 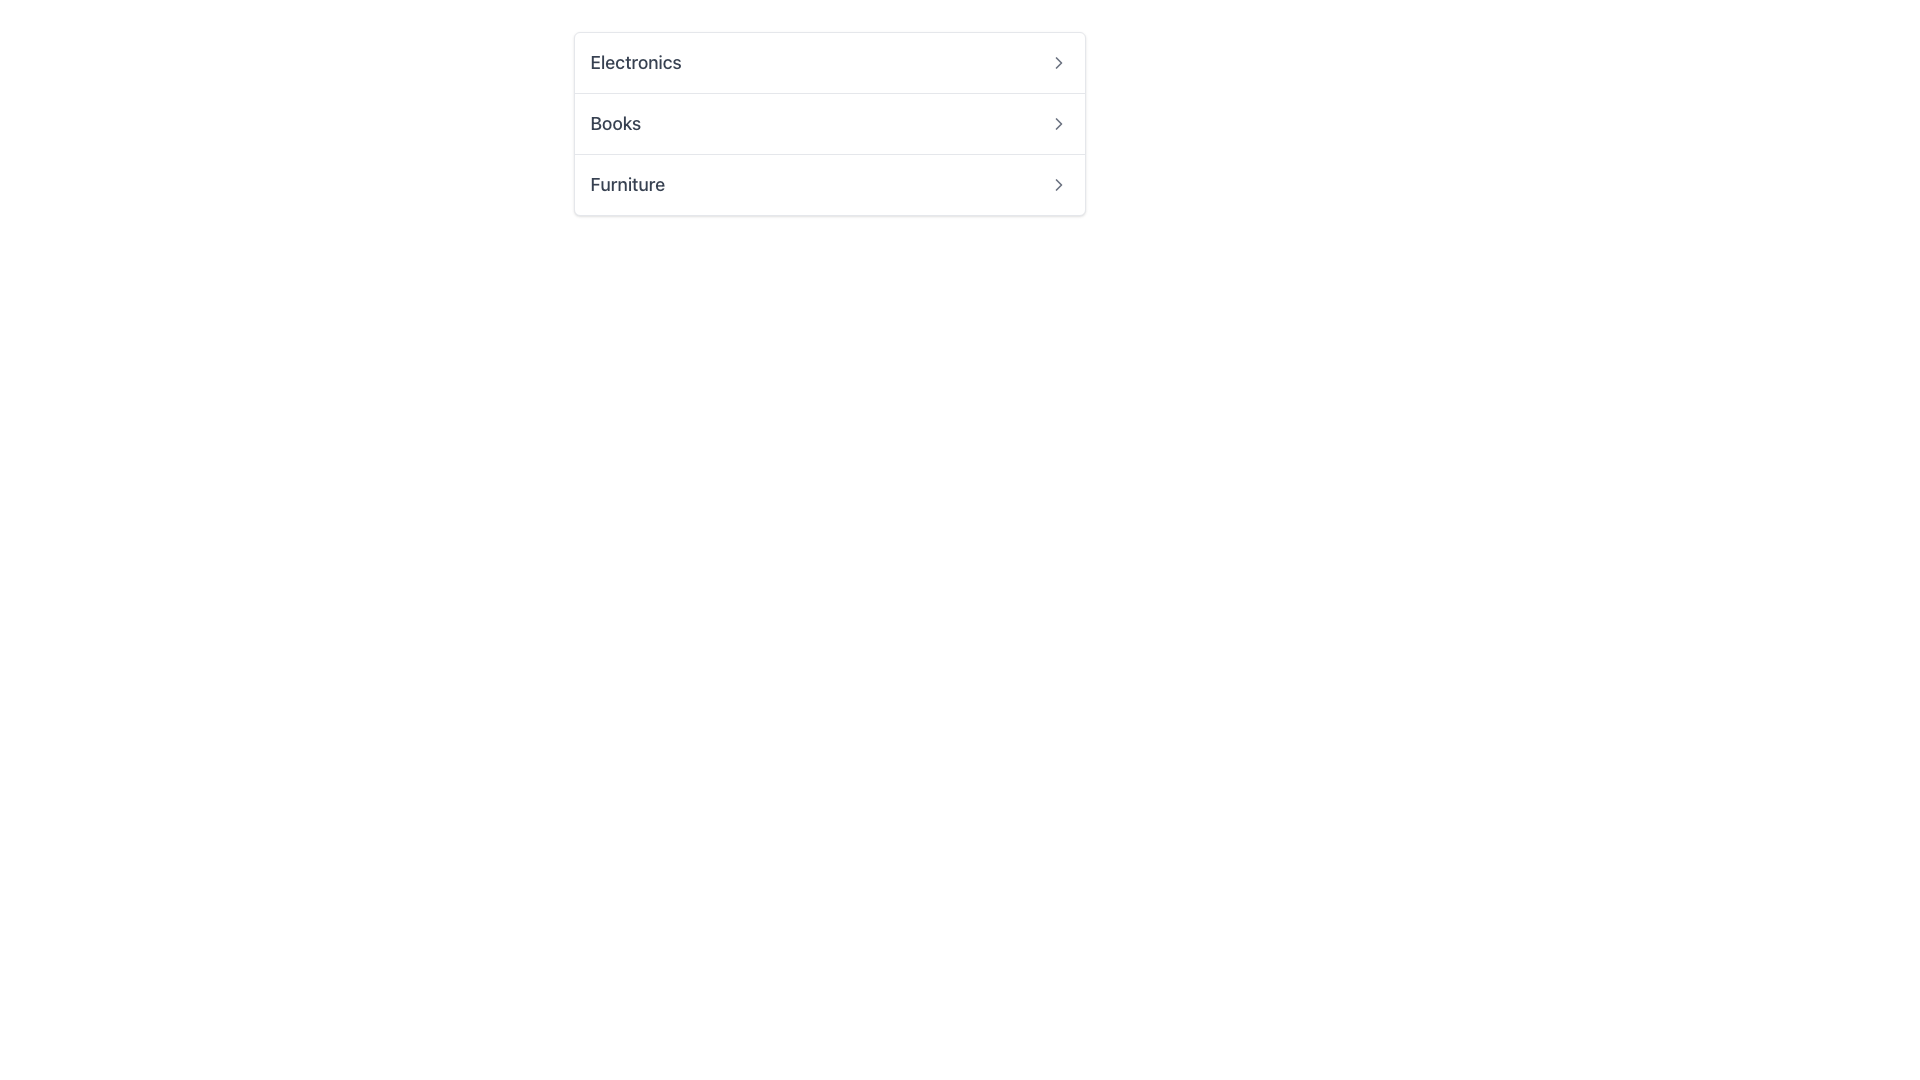 I want to click on the chevron icon located next to the 'Furniture' label in the third row of the vertical list, so click(x=1057, y=185).